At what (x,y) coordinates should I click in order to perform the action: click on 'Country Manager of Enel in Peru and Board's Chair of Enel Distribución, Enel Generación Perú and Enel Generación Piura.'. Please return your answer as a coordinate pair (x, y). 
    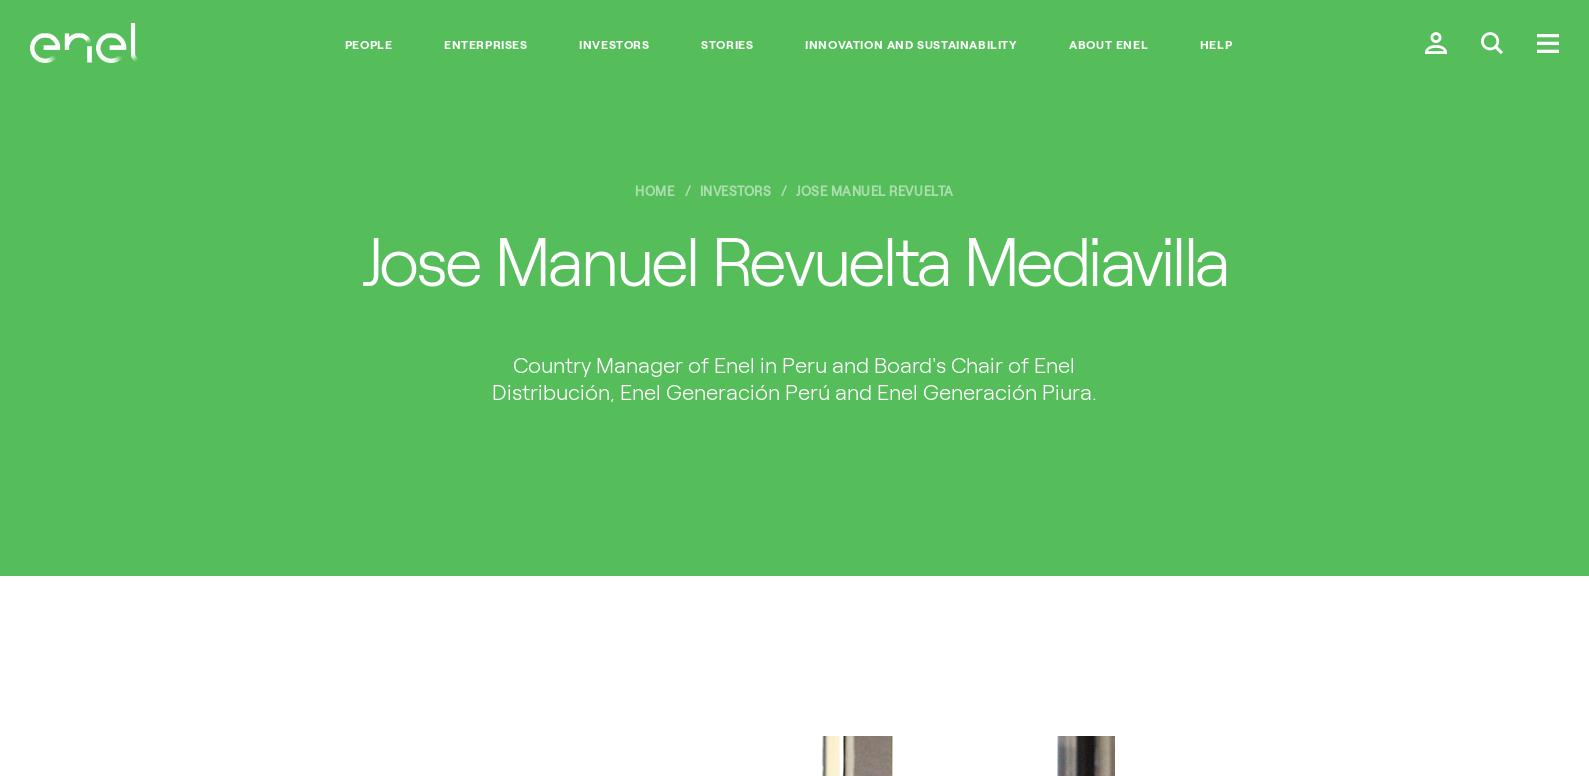
    Looking at the image, I should click on (793, 377).